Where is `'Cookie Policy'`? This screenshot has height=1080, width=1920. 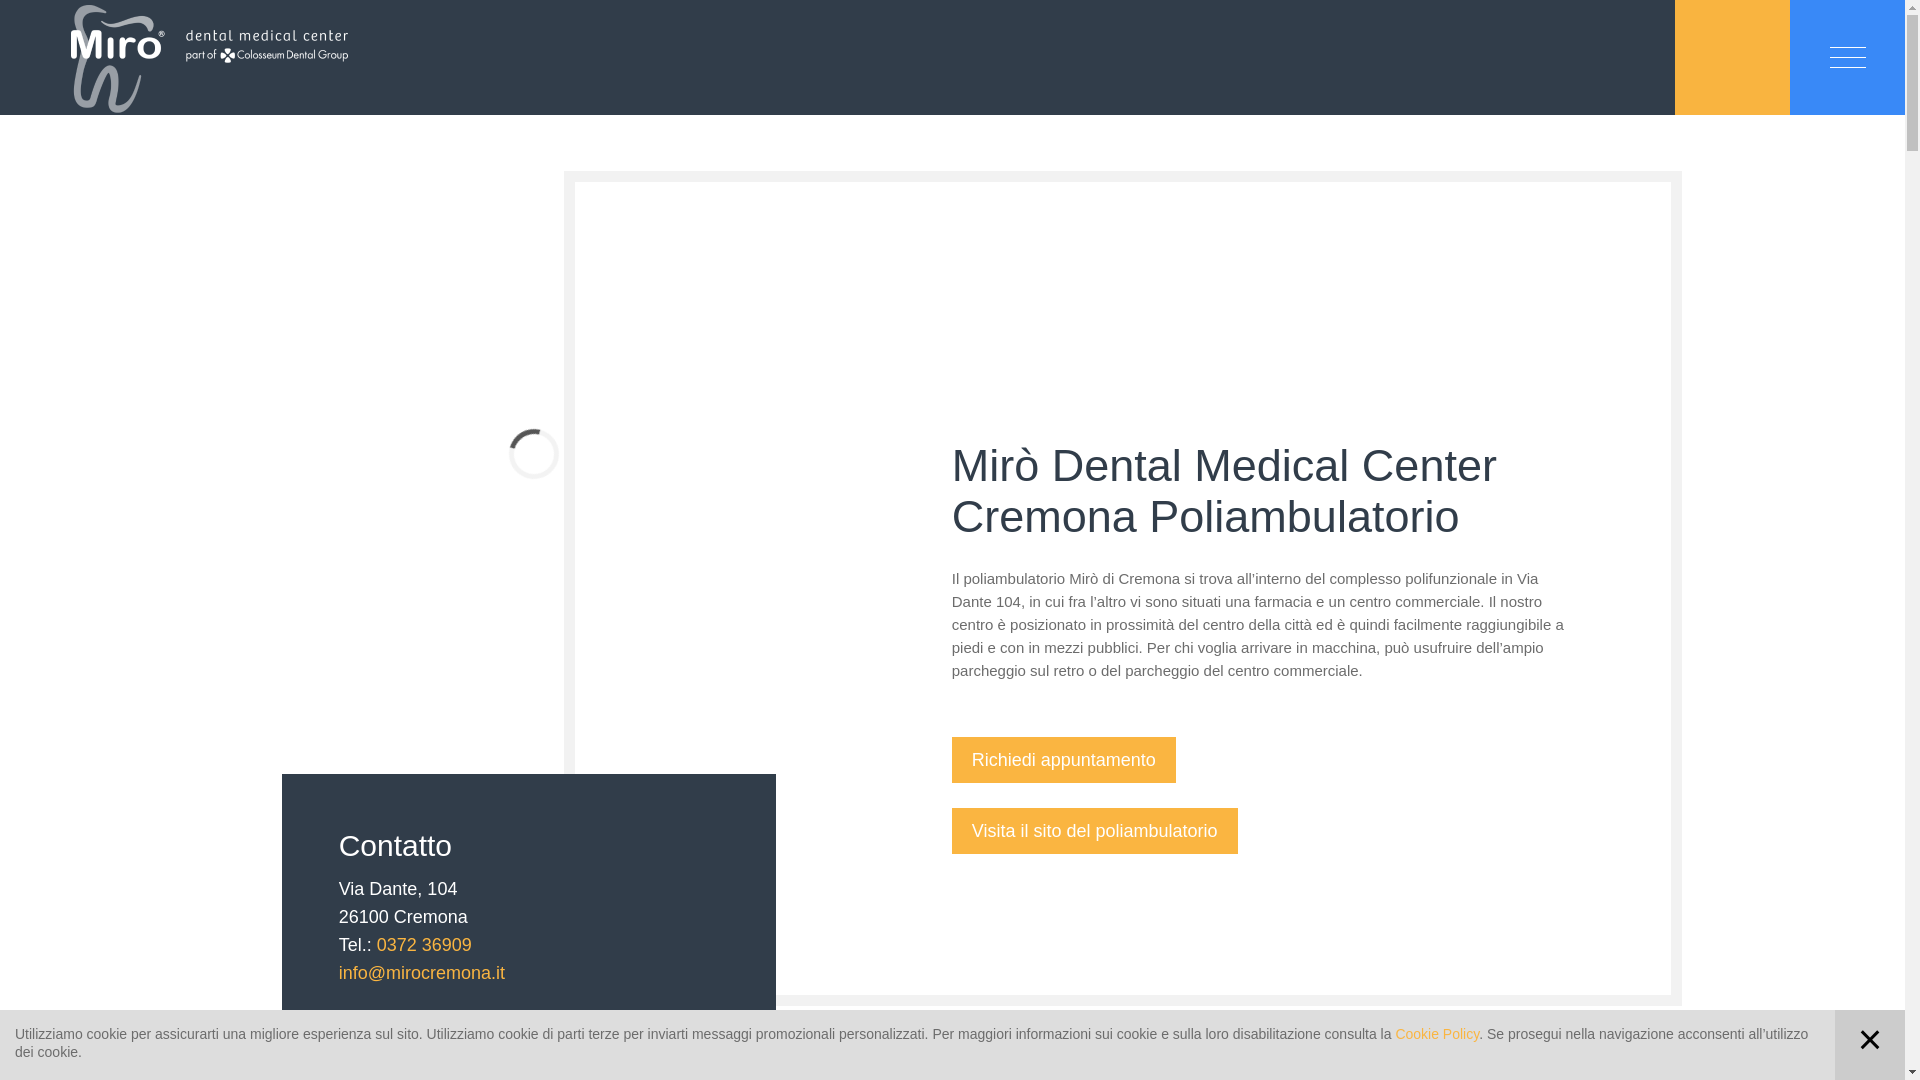
'Cookie Policy' is located at coordinates (1435, 1033).